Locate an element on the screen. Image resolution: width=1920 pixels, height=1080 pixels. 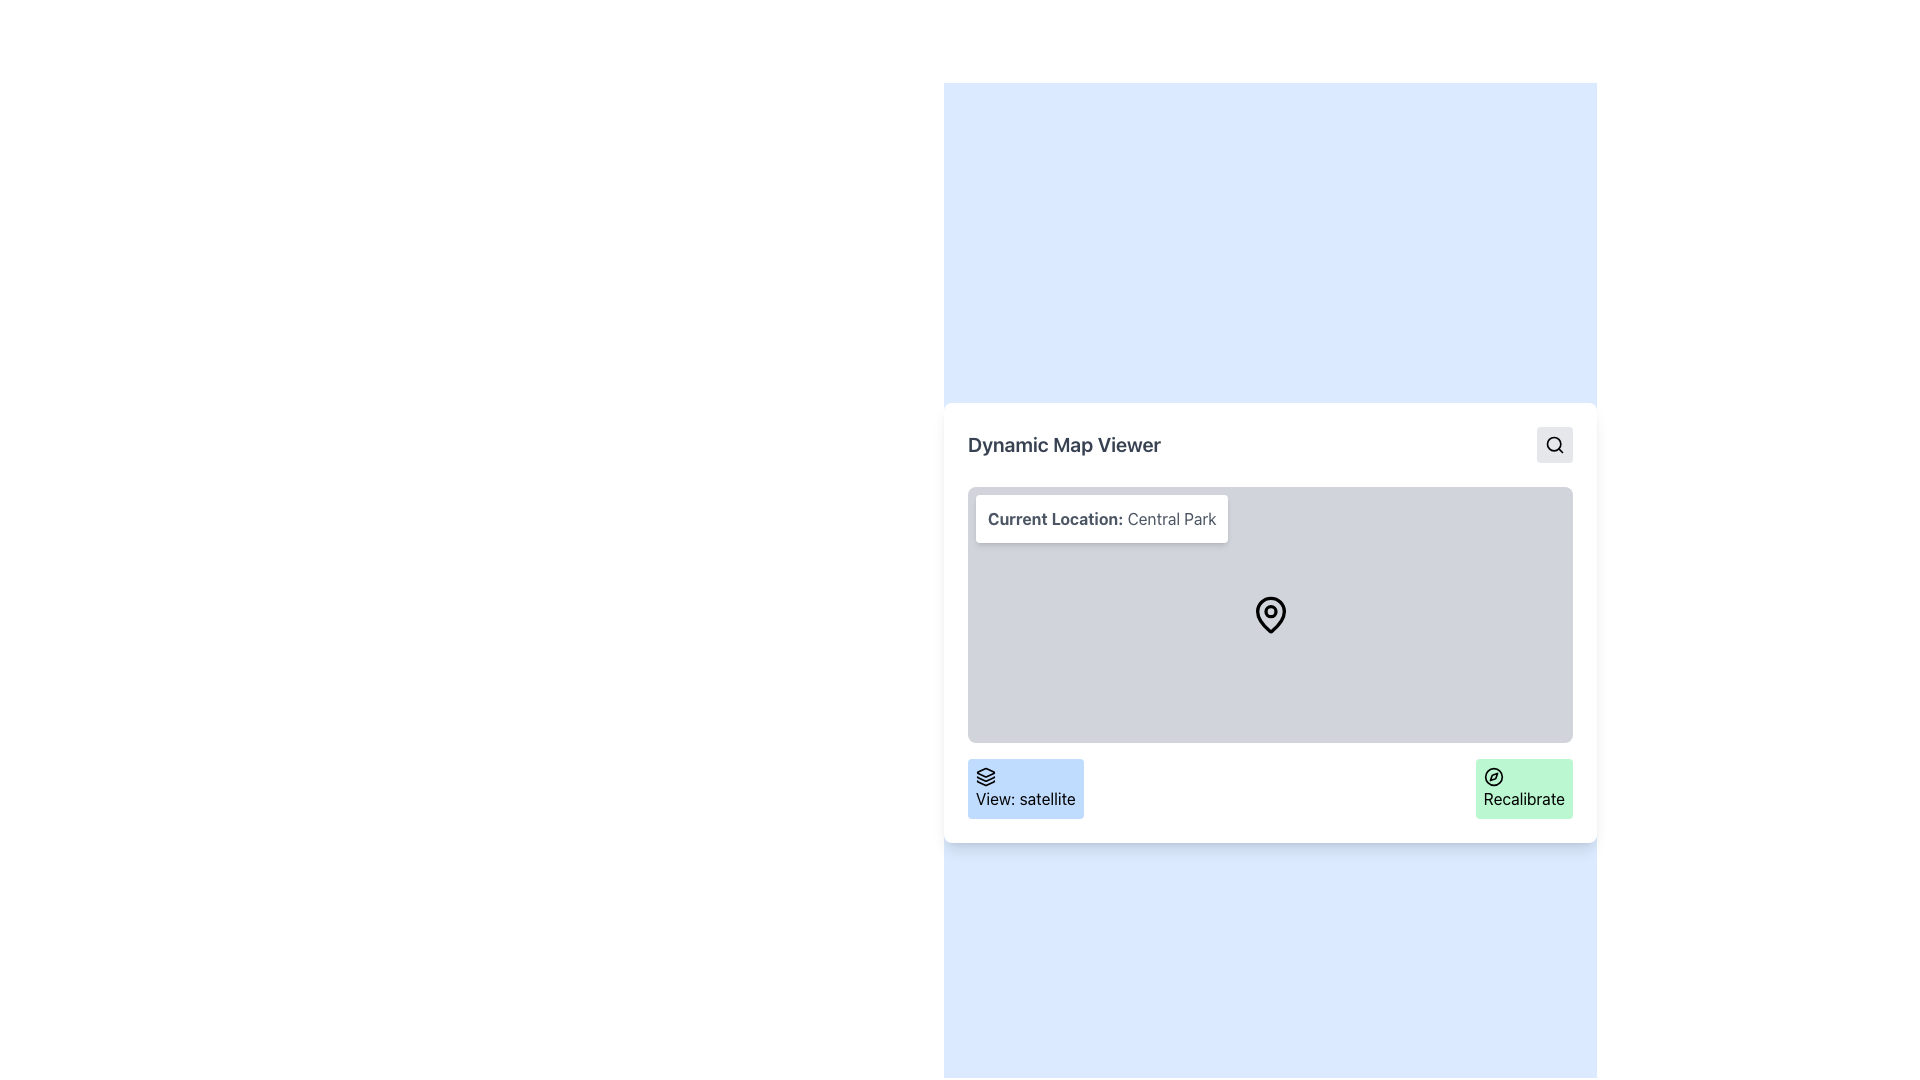
the Interactive Map/Location Viewer to interact with it is located at coordinates (1269, 652).